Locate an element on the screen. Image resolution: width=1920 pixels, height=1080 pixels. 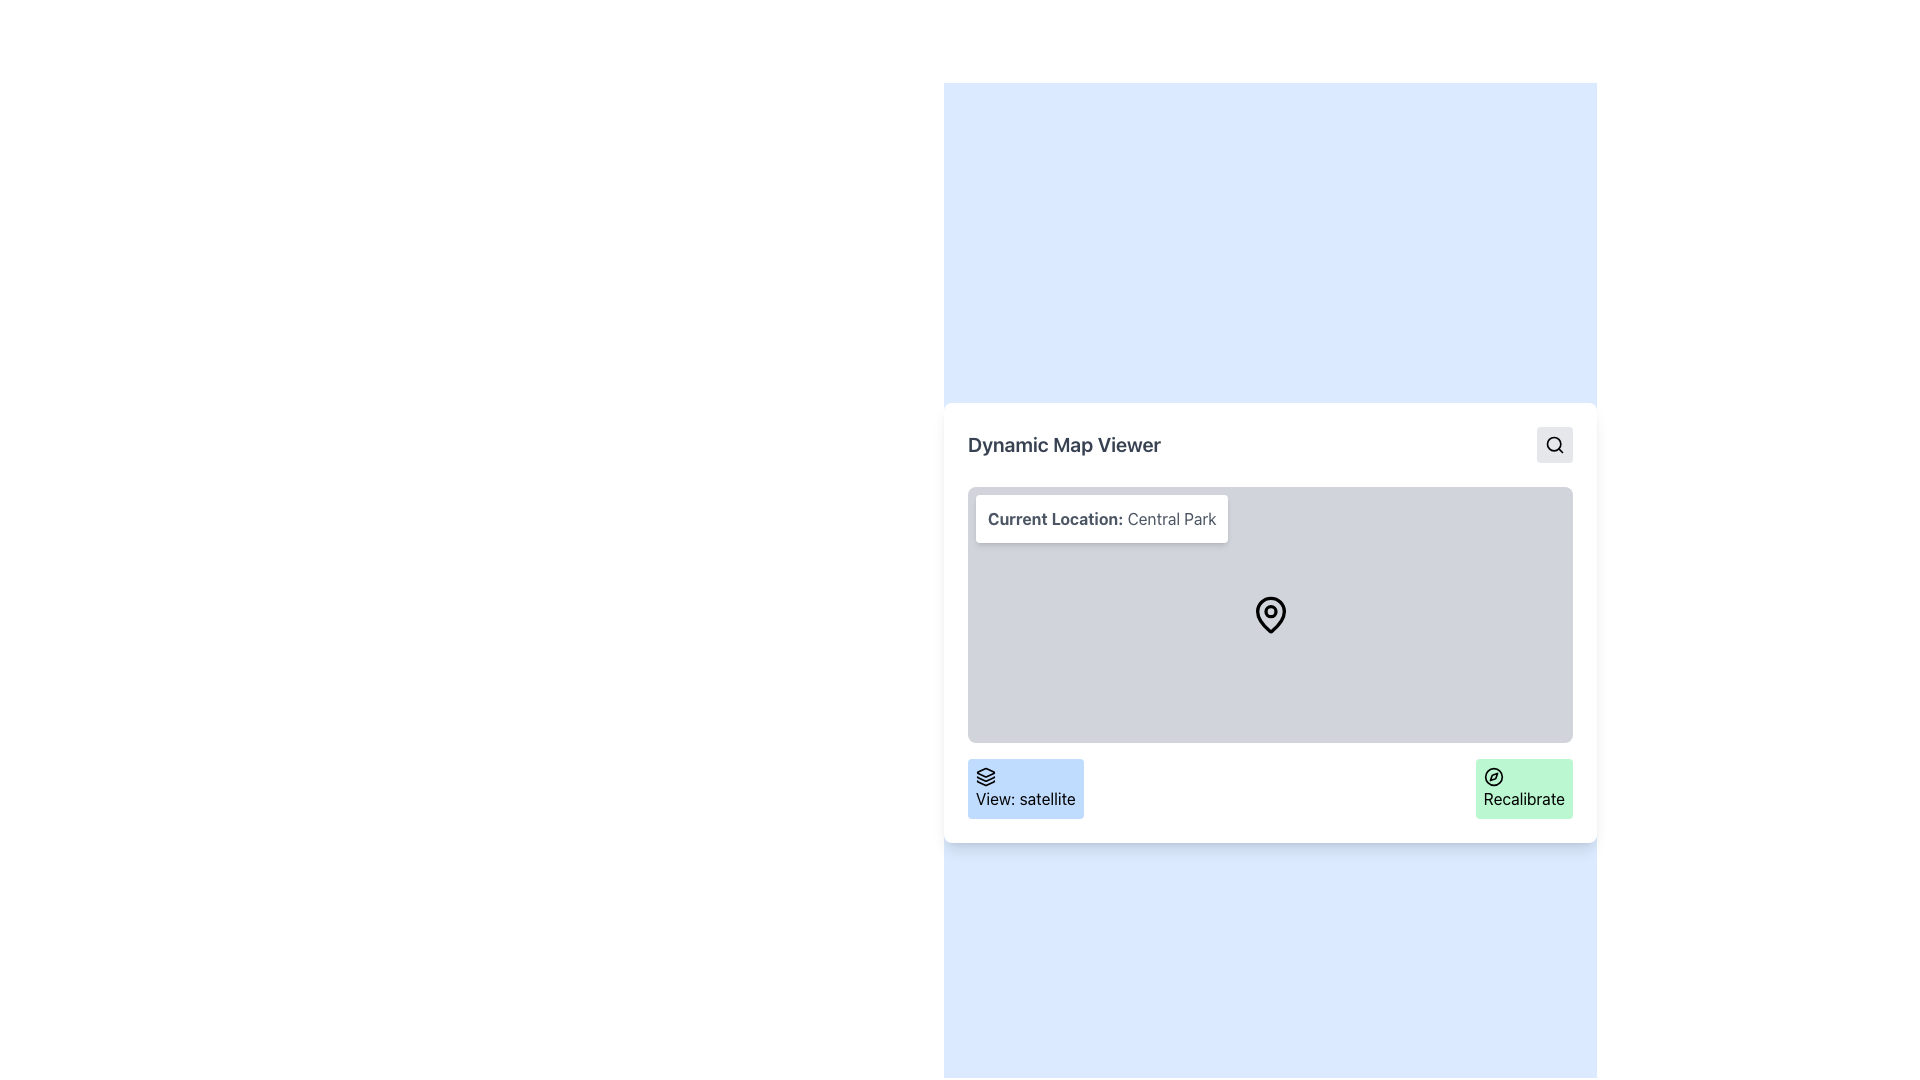
the Interactive Map/Location Viewer to interact with it is located at coordinates (1269, 652).